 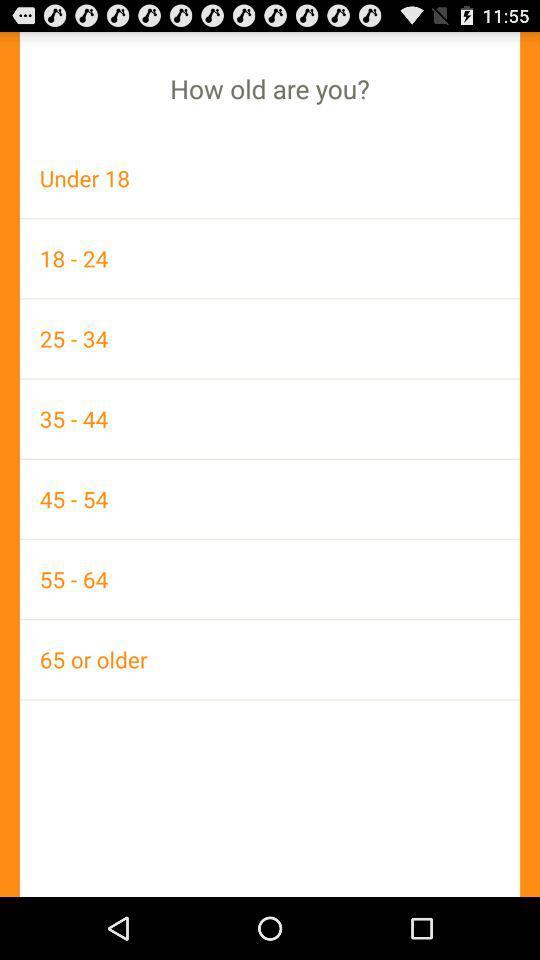 I want to click on icon above the 55 - 64 app, so click(x=270, y=498).